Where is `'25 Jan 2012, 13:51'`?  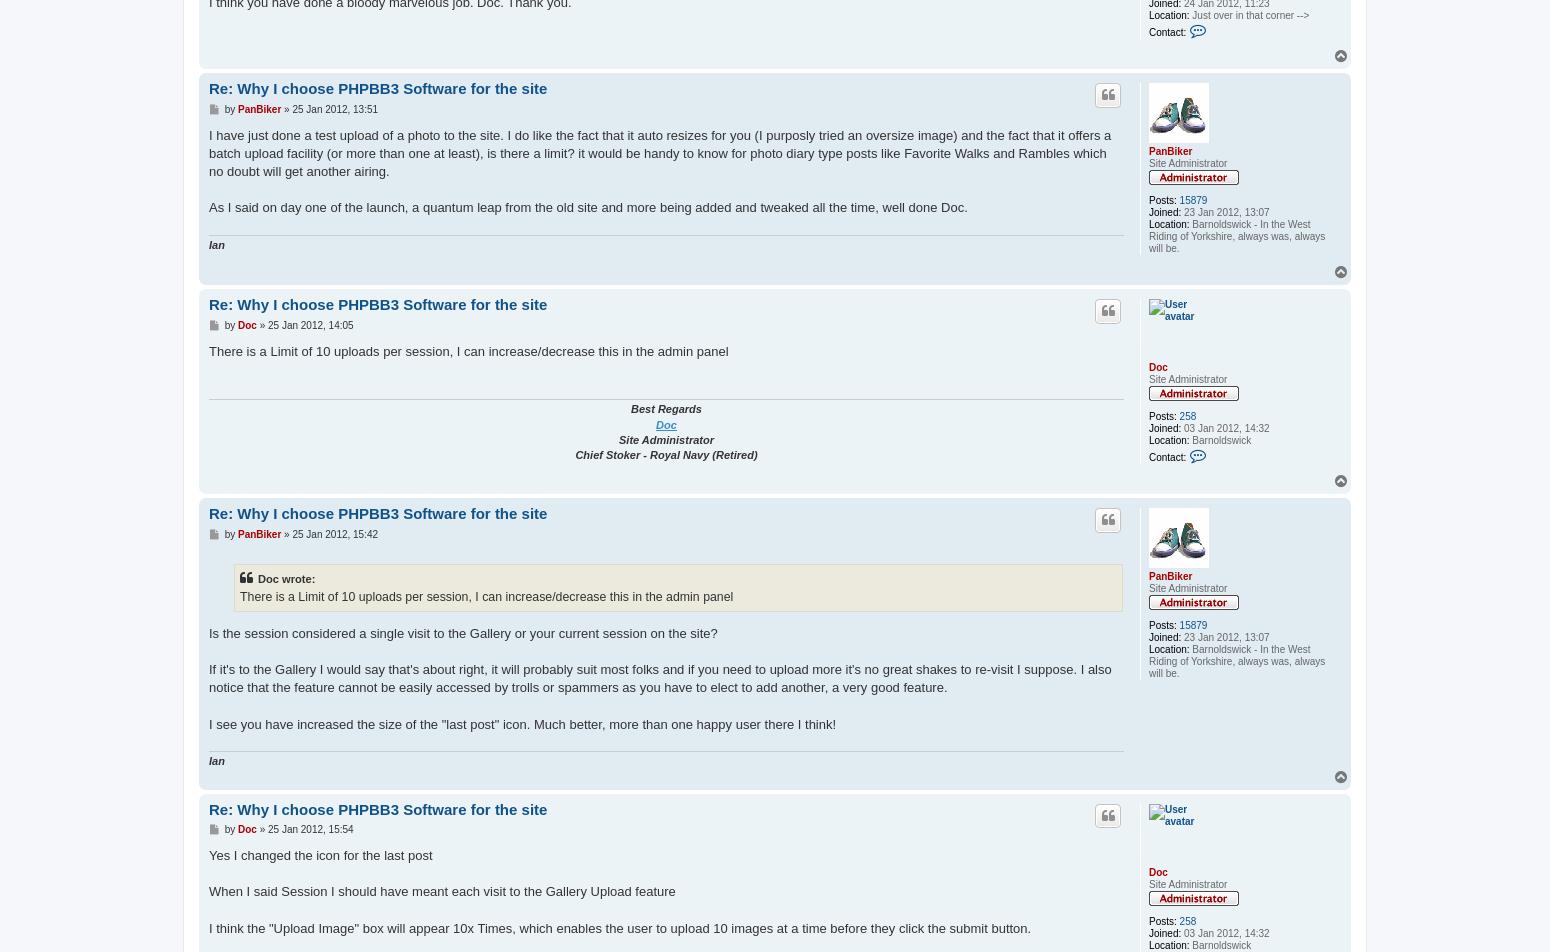
'25 Jan 2012, 13:51' is located at coordinates (333, 108).